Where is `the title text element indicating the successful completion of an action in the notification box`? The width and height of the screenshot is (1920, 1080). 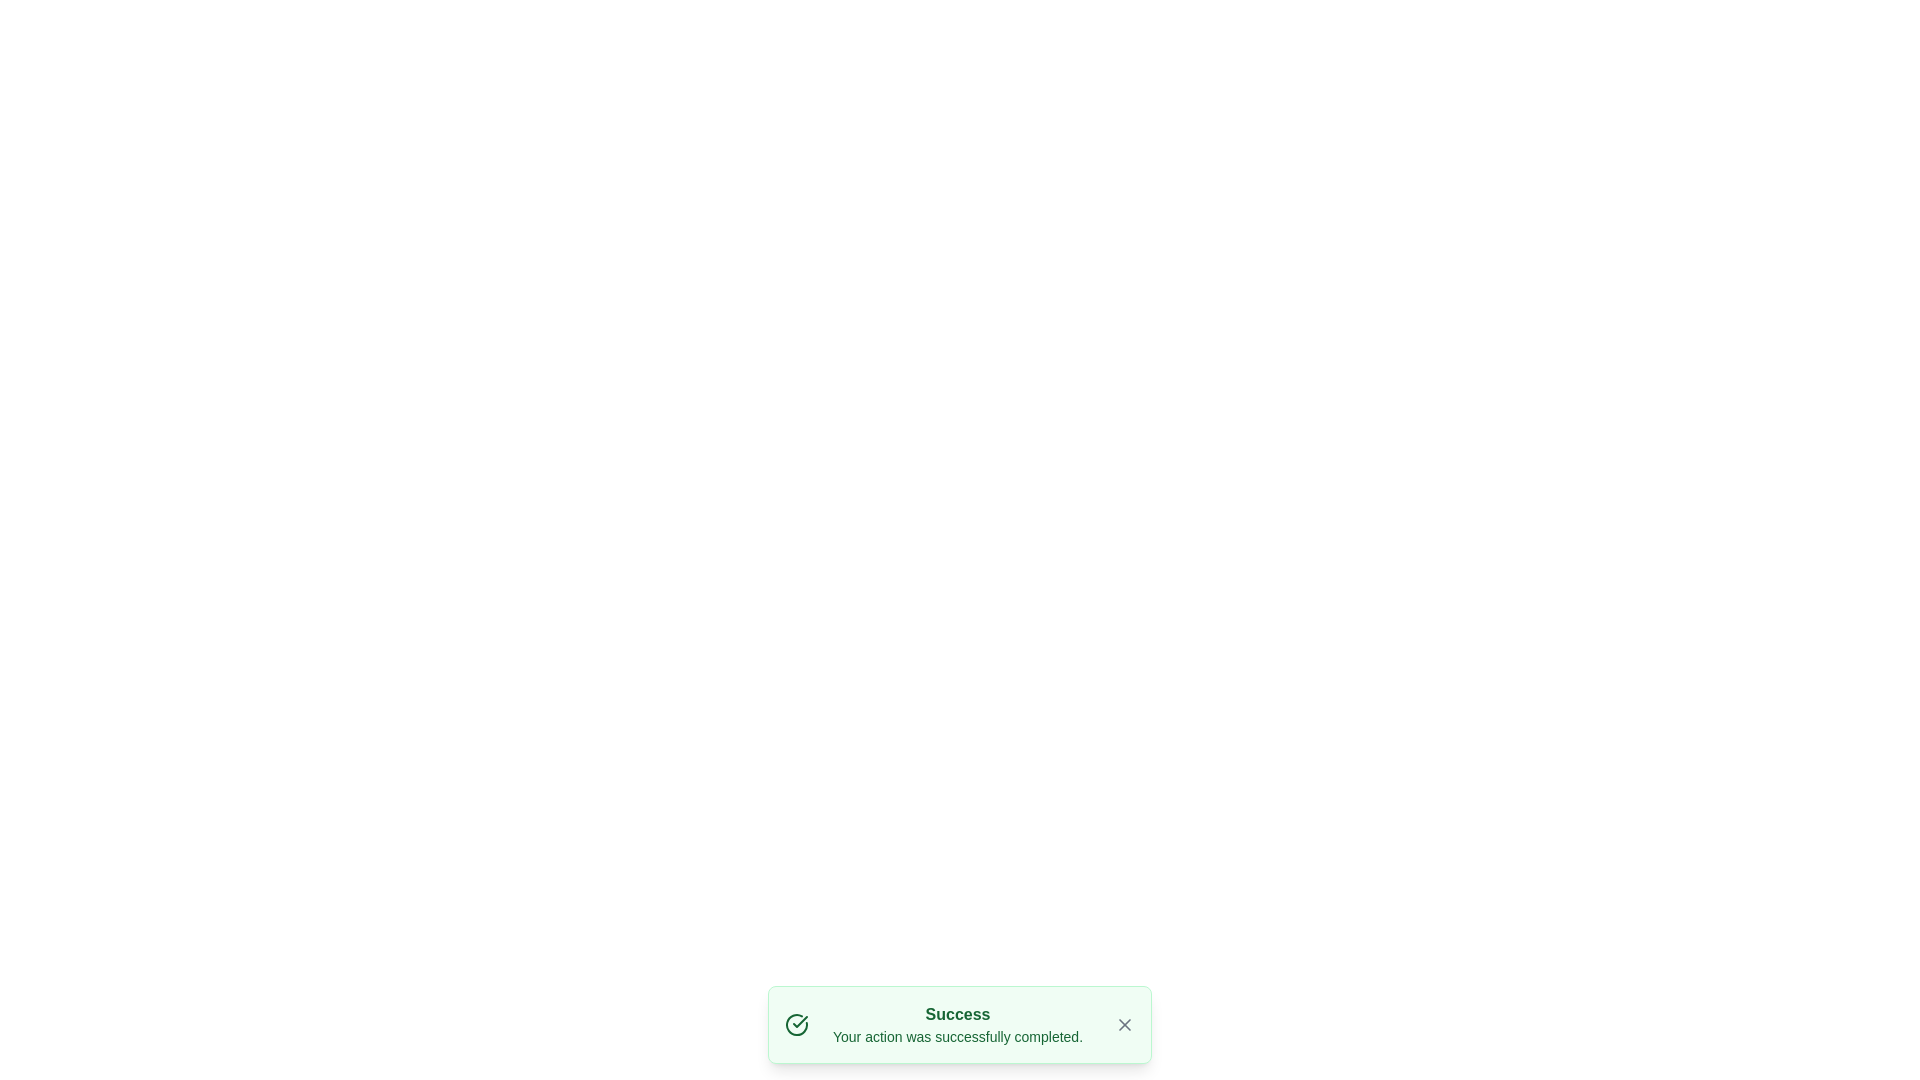 the title text element indicating the successful completion of an action in the notification box is located at coordinates (957, 1014).